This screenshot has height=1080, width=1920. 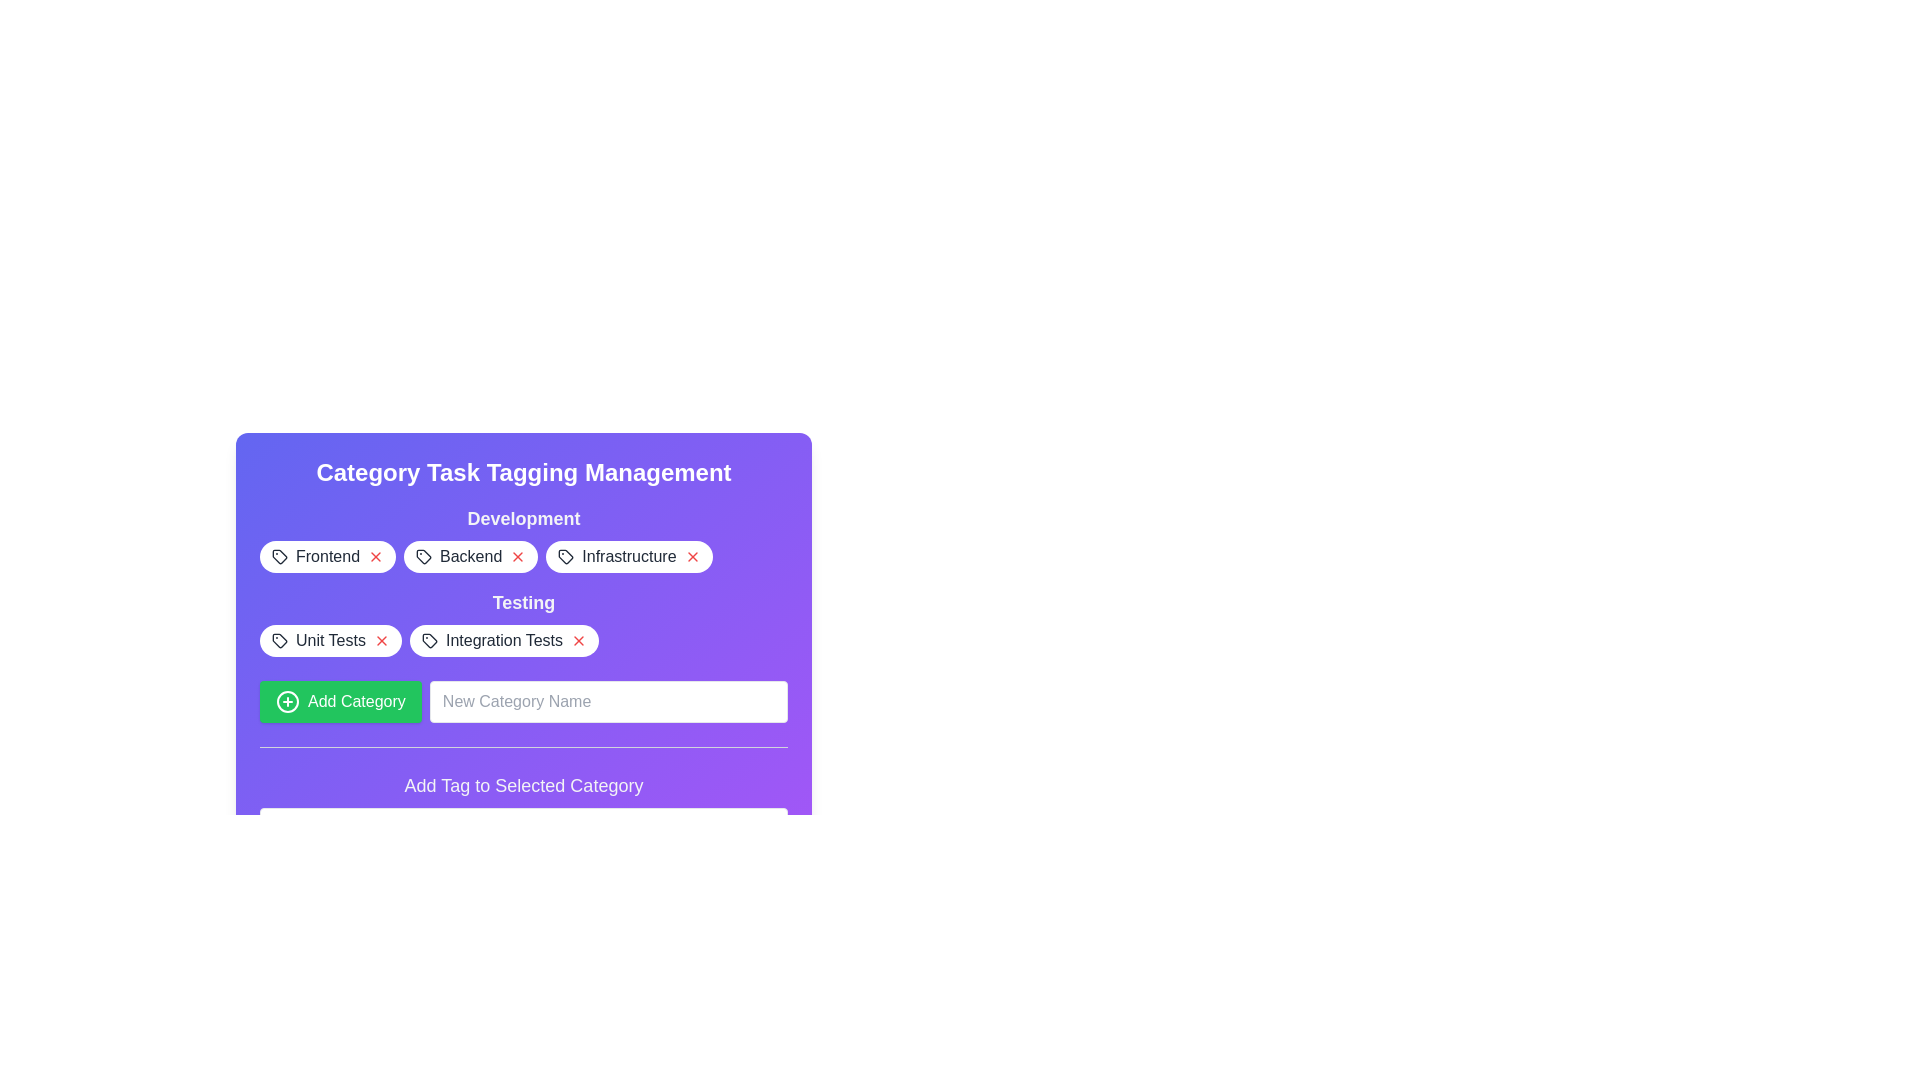 I want to click on a tag within the interactive group of tags located in the 'Testing' section for more options, so click(x=523, y=640).